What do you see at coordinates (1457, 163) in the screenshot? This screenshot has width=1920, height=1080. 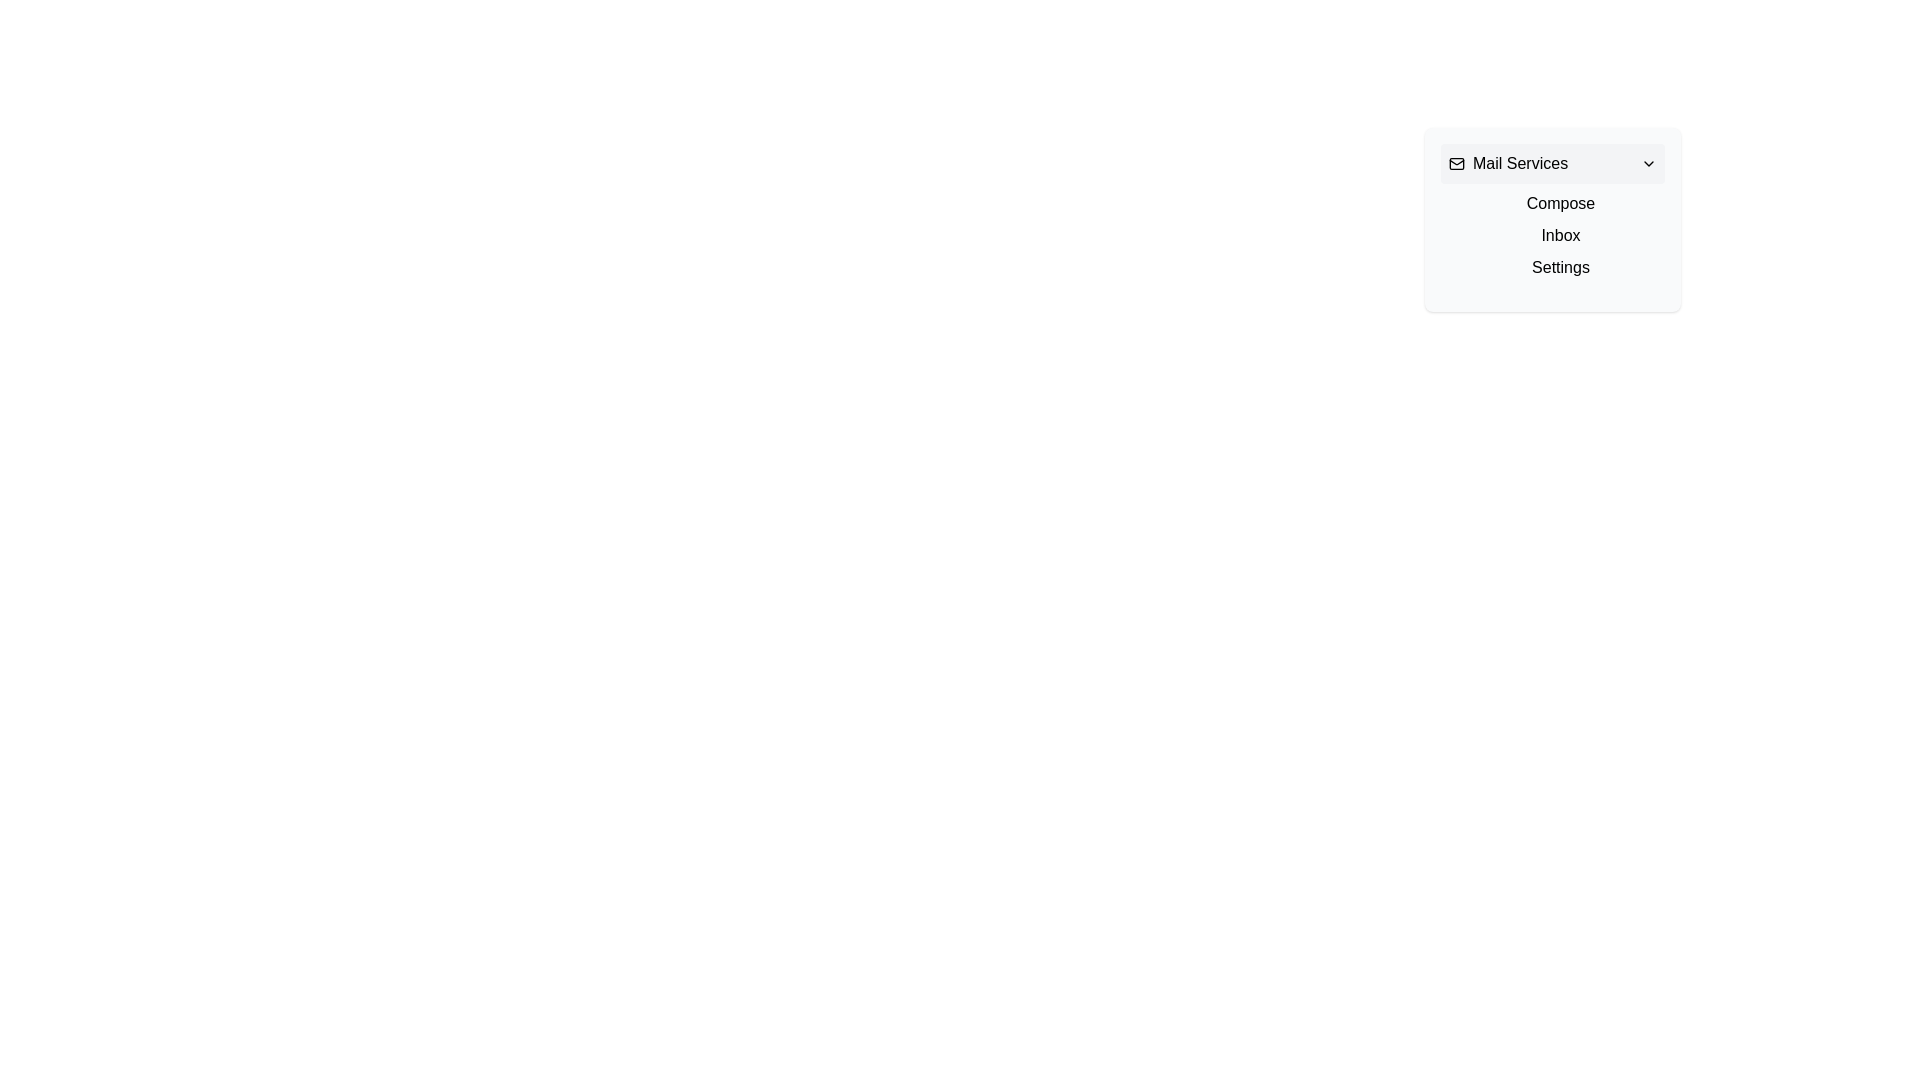 I see `the mail-related icon graphic (SVG) located in the top-left corner of the 'Mail Services' dropdown menu, next to the 'Mail Services' label` at bounding box center [1457, 163].